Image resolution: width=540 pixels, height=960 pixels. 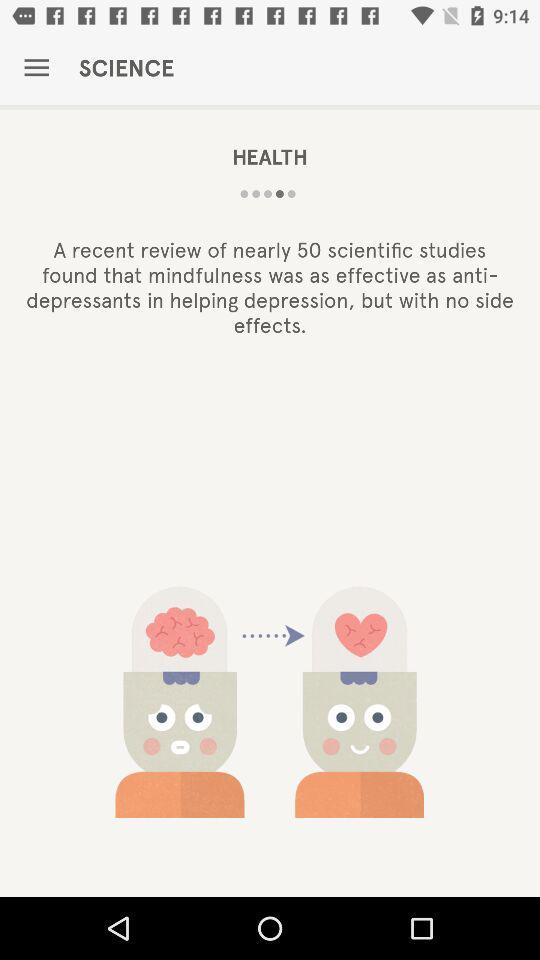 What do you see at coordinates (36, 68) in the screenshot?
I see `the item to the left of the science` at bounding box center [36, 68].